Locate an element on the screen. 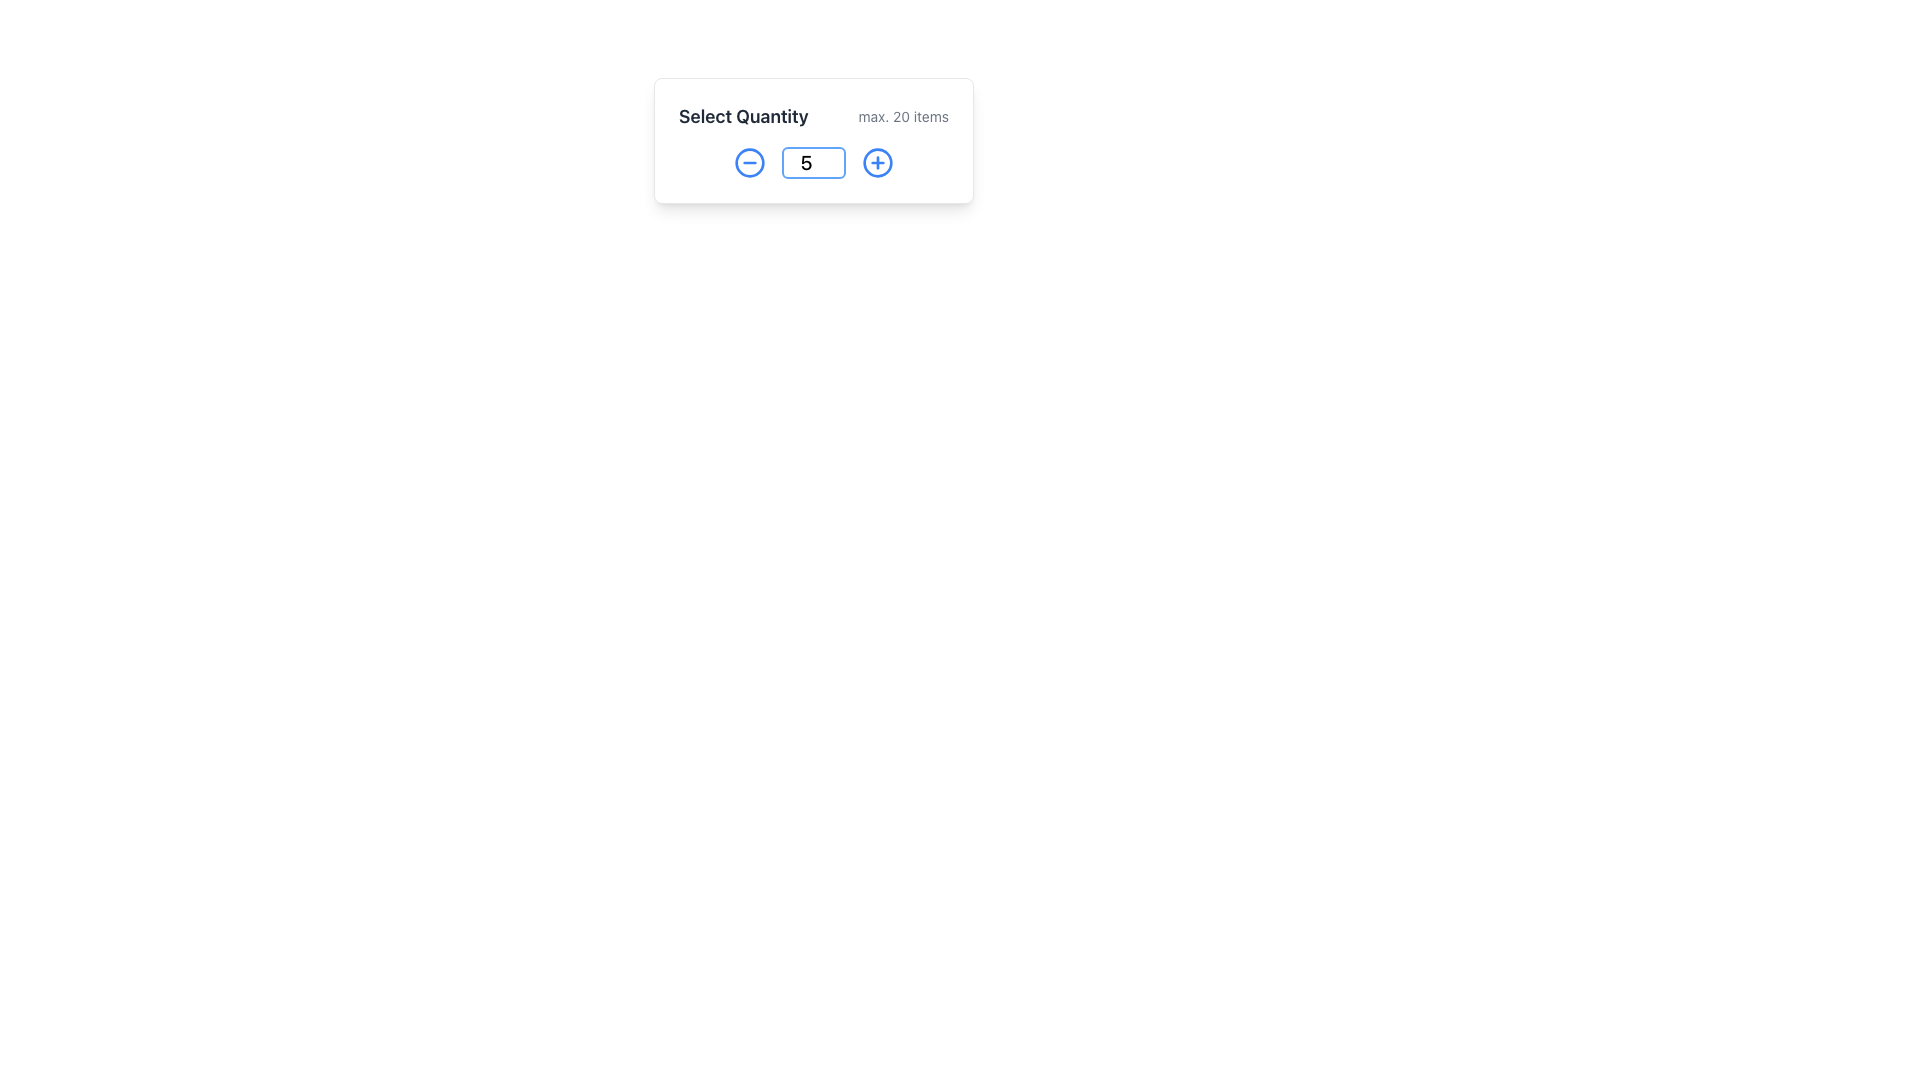 The height and width of the screenshot is (1080, 1920). the SVG circle element representing the 'decrease quantity' functionality of the decrement button located is located at coordinates (748, 161).